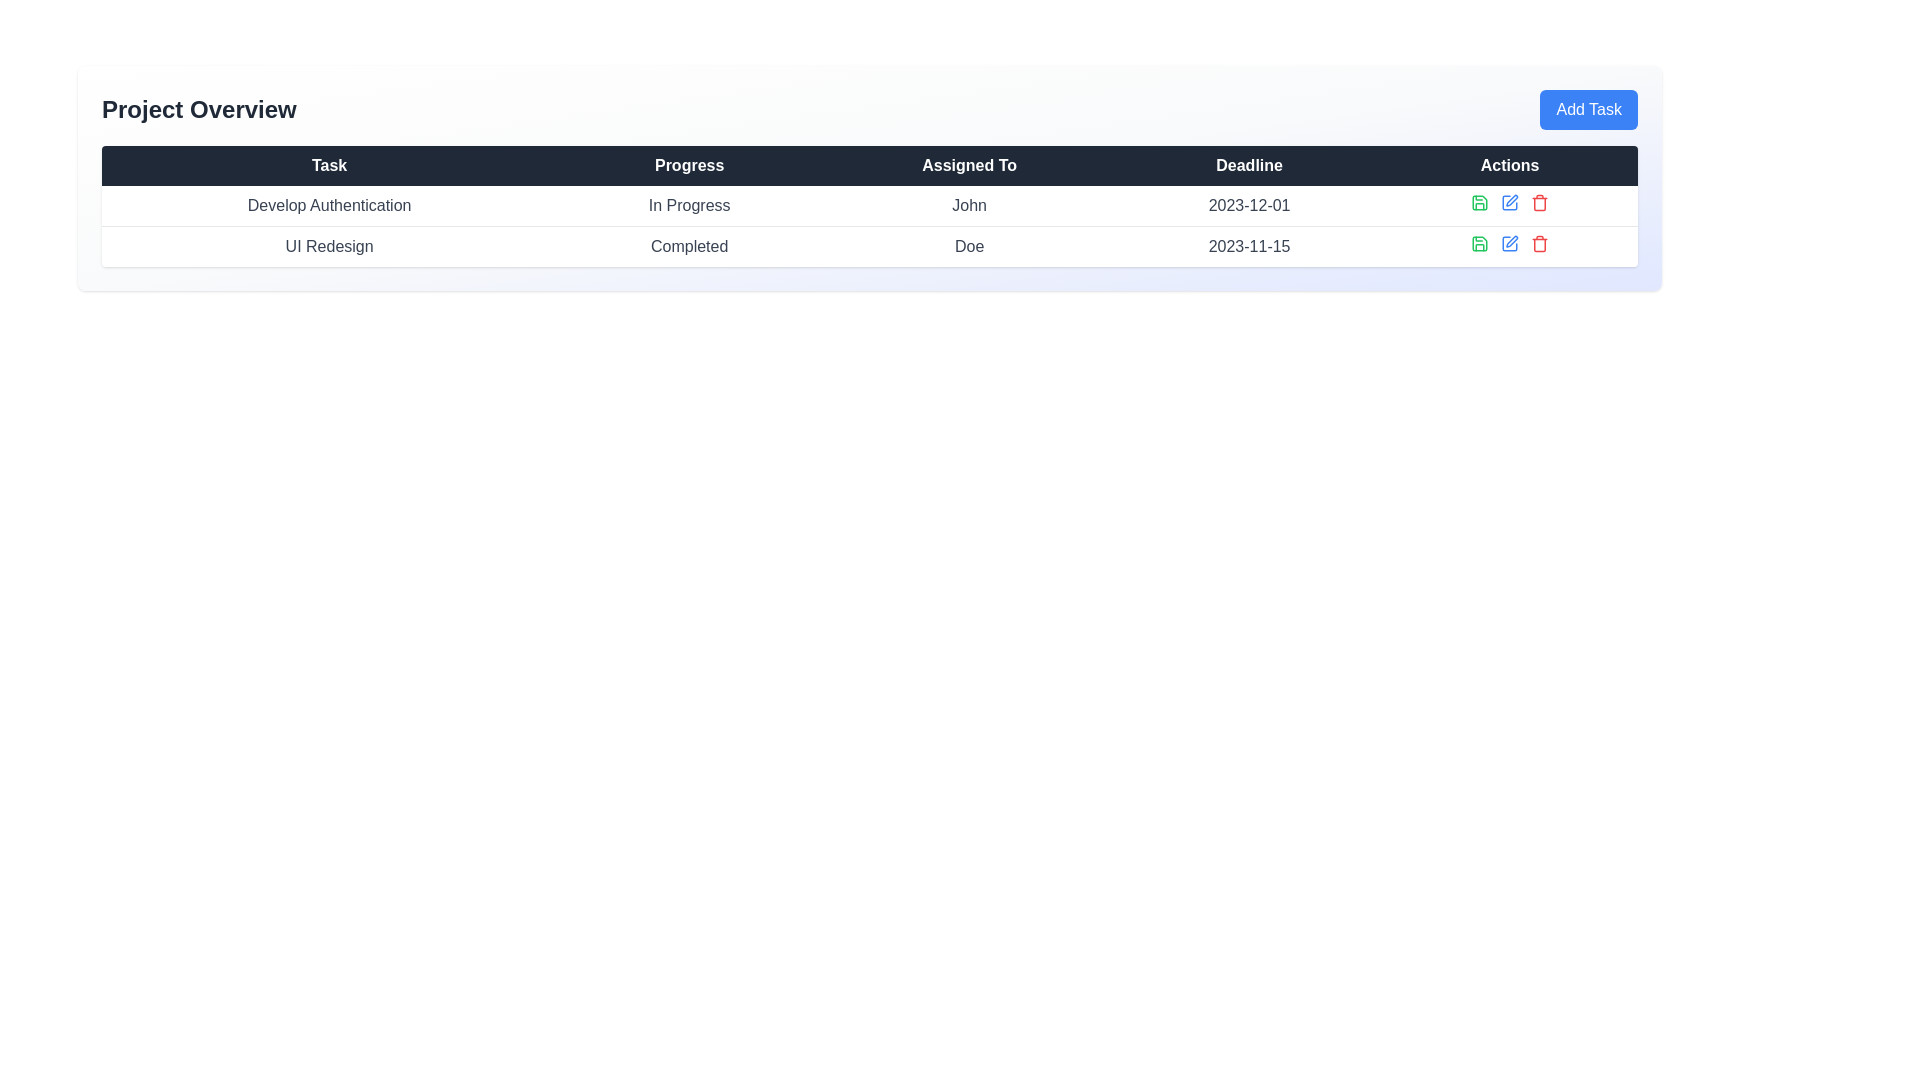  I want to click on the Text Label (Table Header) that indicates deadlines associated with tasks, located between the 'Assigned To' and 'Actions' column headers, so click(1248, 164).